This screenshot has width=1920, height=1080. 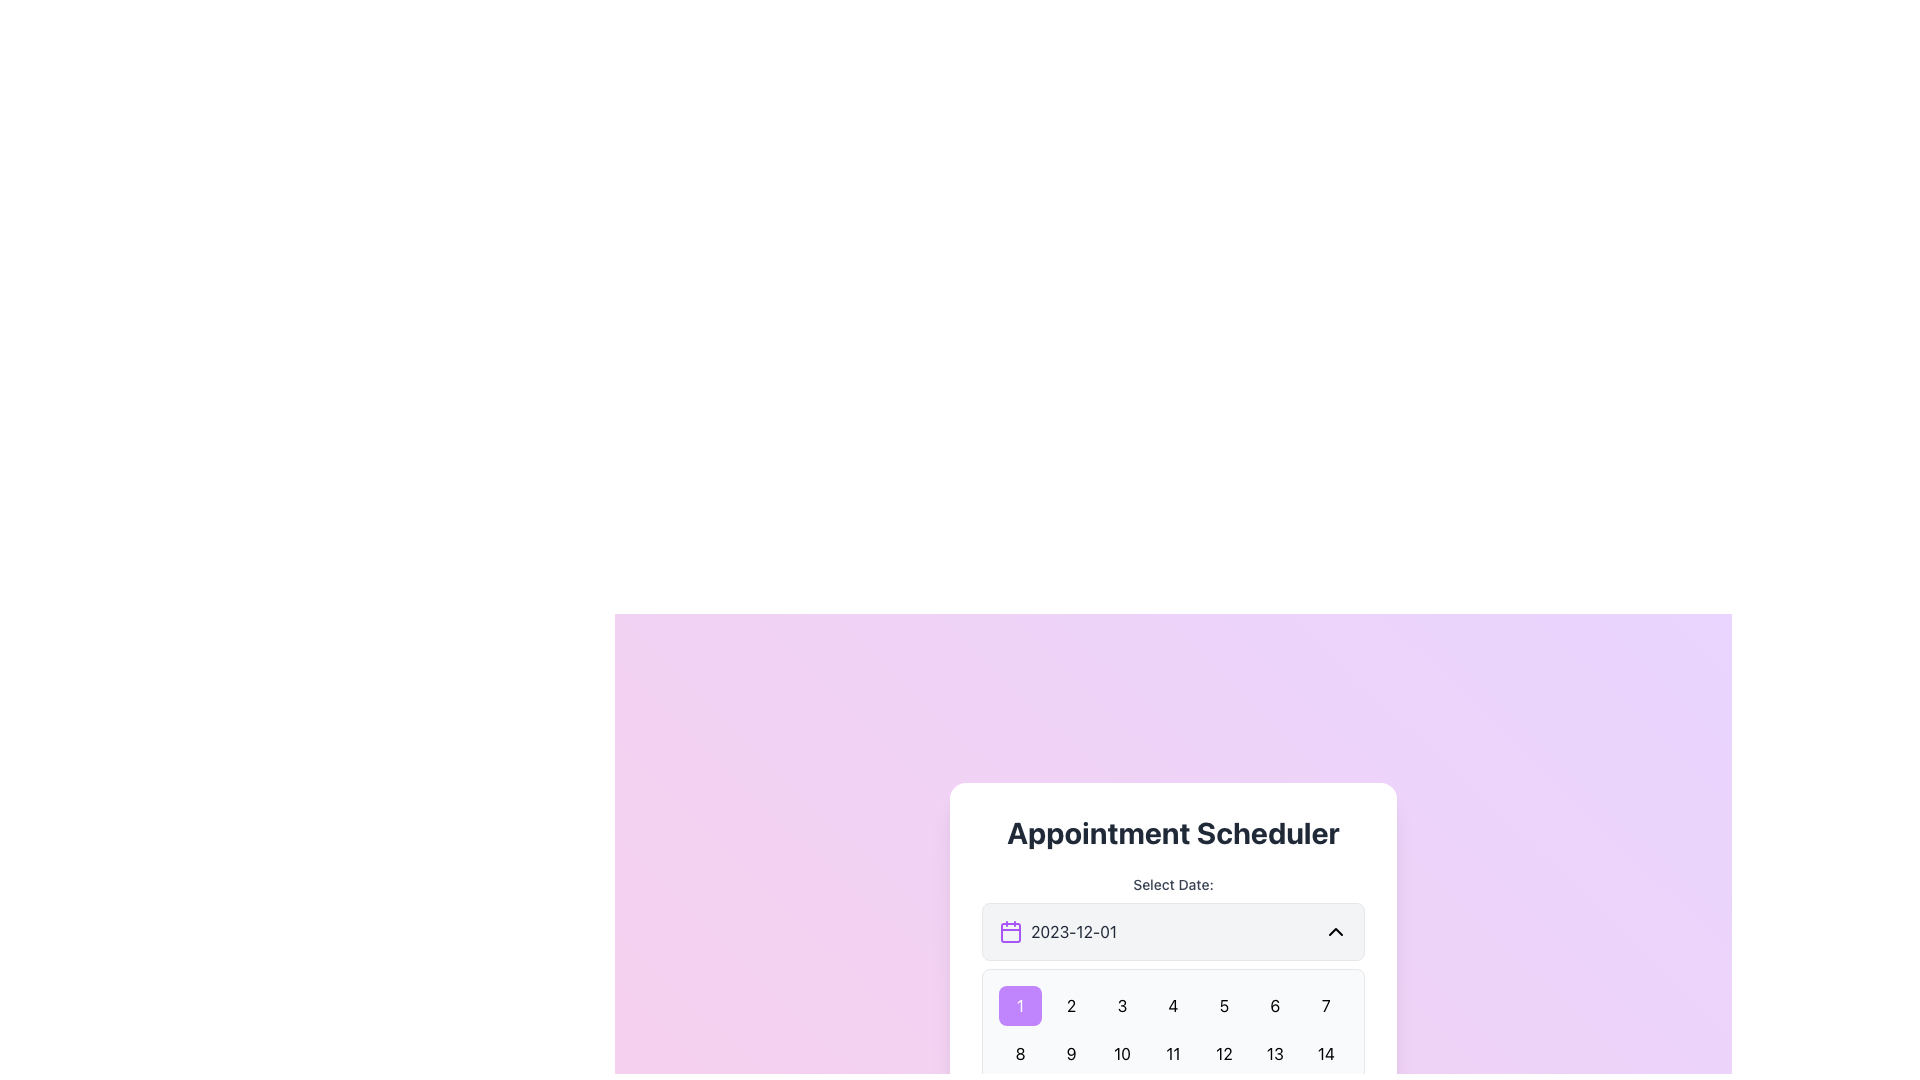 I want to click on the static text label displaying 'Select Date:' which is positioned above the date selection field in the calendar interface, so click(x=1173, y=884).